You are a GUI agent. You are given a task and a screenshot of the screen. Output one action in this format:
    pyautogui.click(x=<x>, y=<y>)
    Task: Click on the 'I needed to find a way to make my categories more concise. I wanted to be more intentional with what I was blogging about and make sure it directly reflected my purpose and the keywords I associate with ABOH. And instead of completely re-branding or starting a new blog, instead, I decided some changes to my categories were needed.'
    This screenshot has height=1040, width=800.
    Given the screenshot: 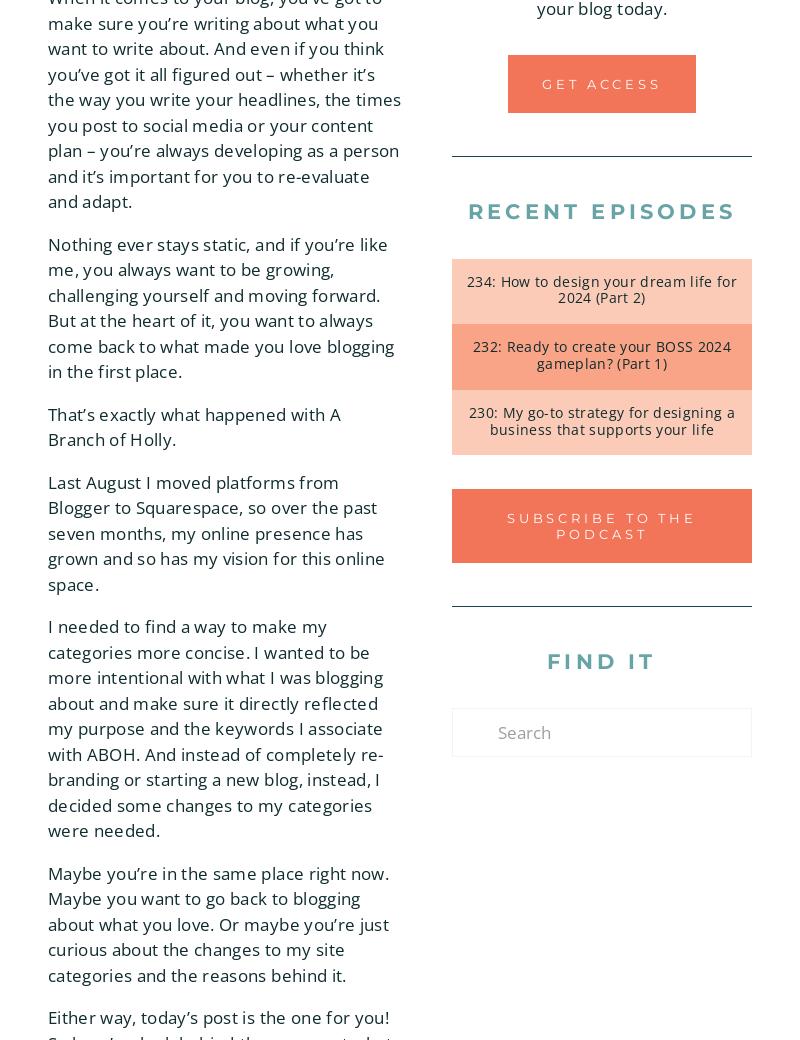 What is the action you would take?
    pyautogui.click(x=215, y=728)
    